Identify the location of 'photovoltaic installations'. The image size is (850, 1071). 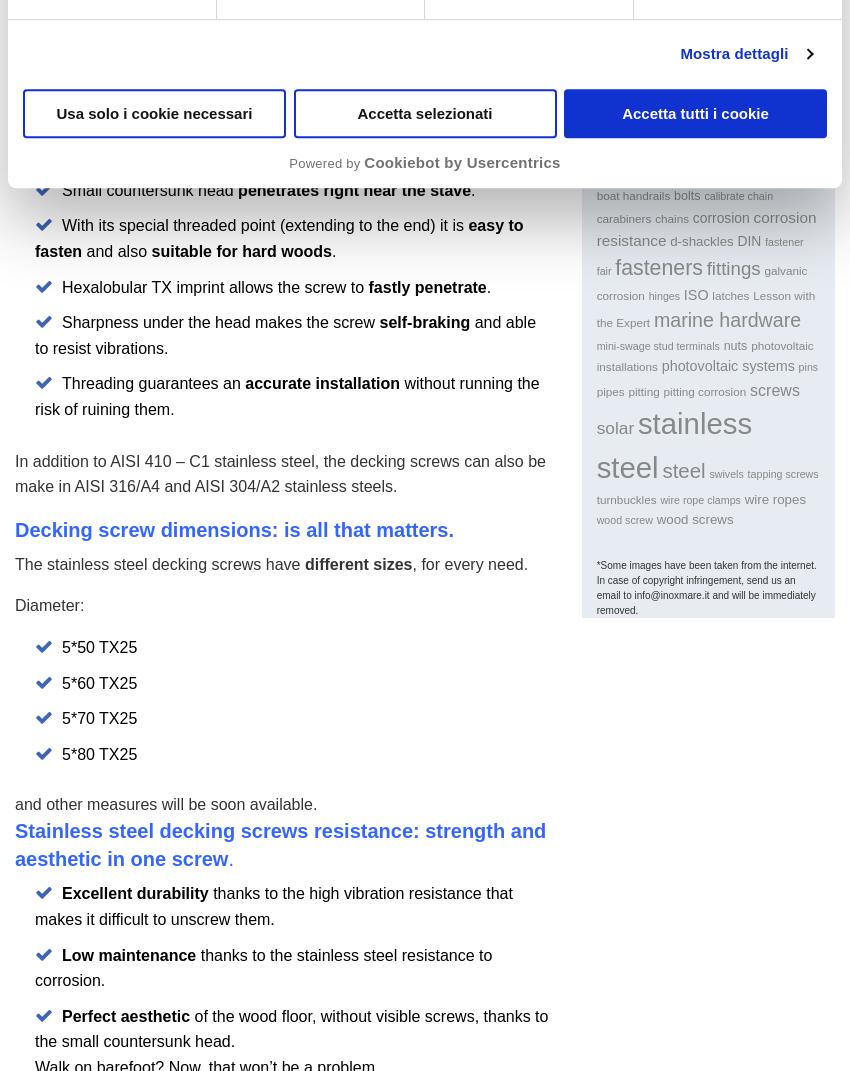
(703, 354).